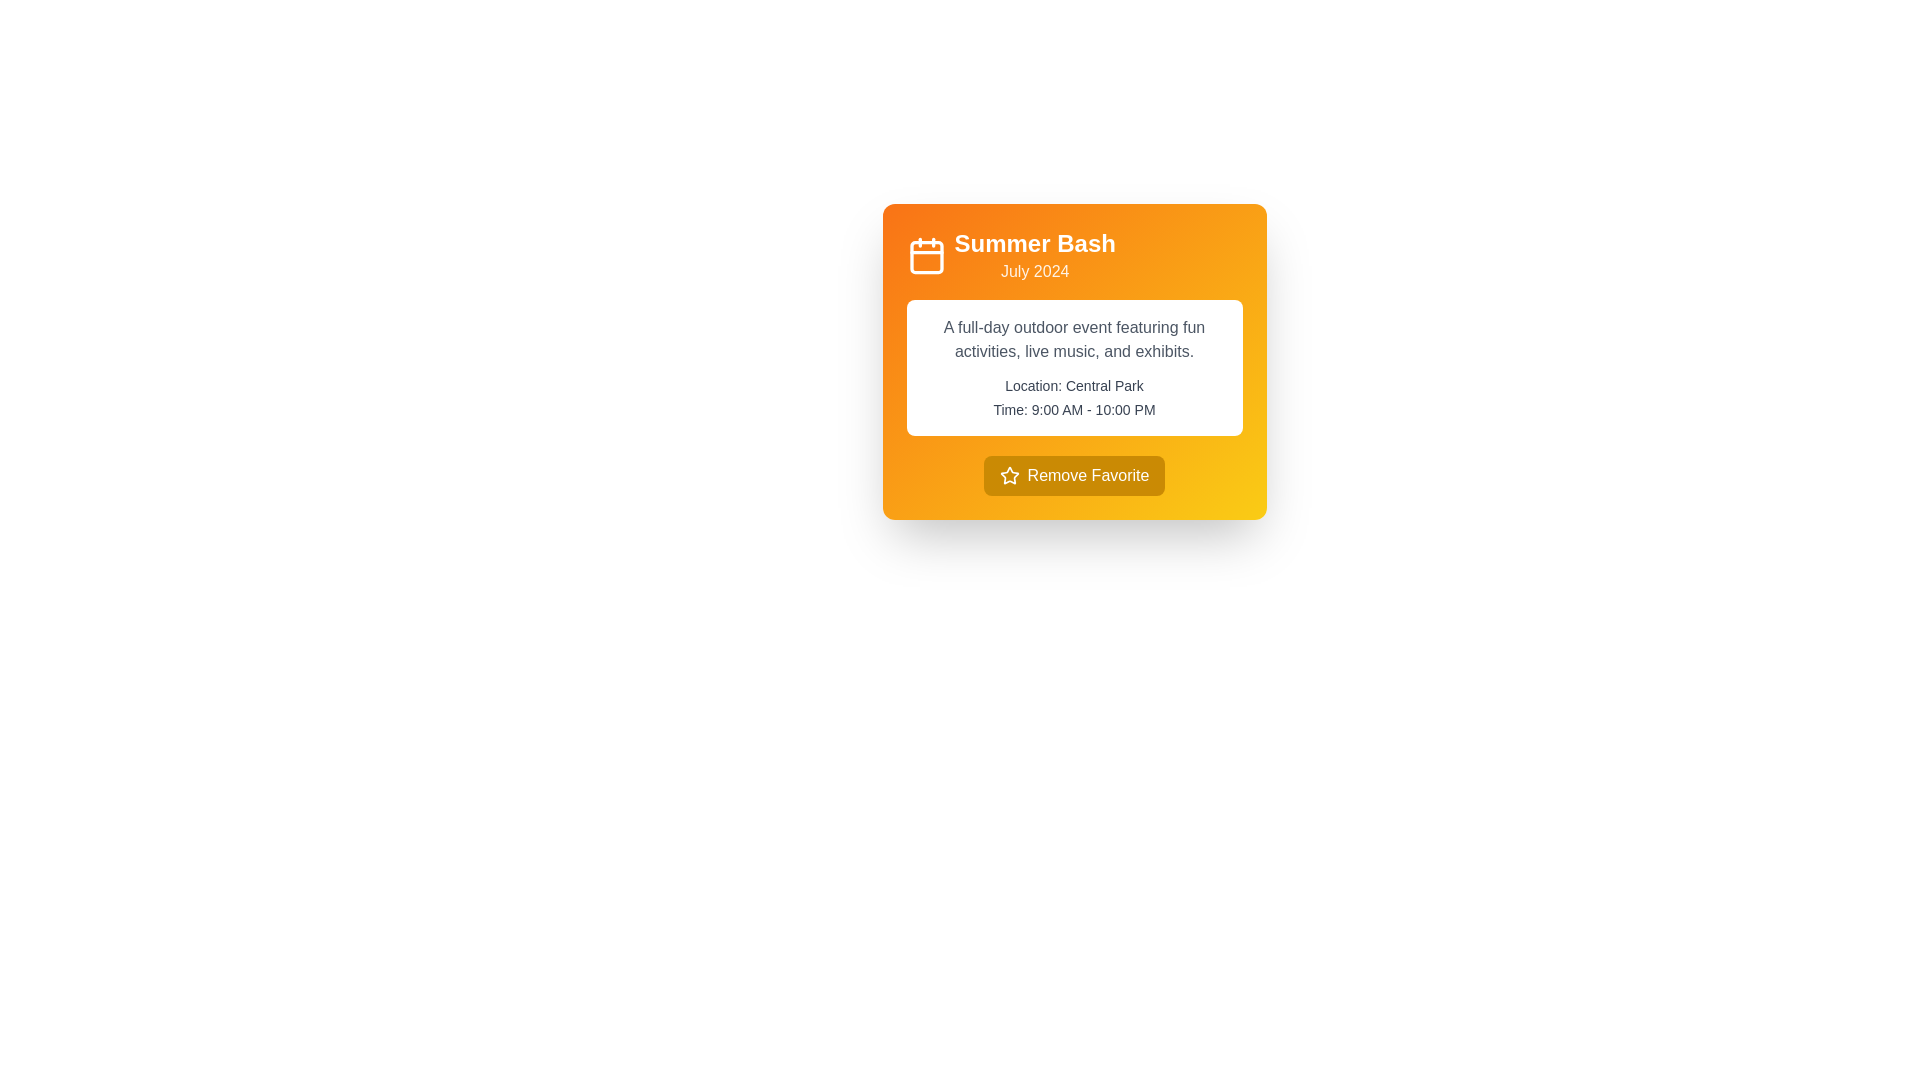  I want to click on the Text label displaying 'Time: 9:00 AM - 10:00 PM', which is located directly underneath the 'Location: Central Park' text, within an orange and white card layout, so click(1073, 408).